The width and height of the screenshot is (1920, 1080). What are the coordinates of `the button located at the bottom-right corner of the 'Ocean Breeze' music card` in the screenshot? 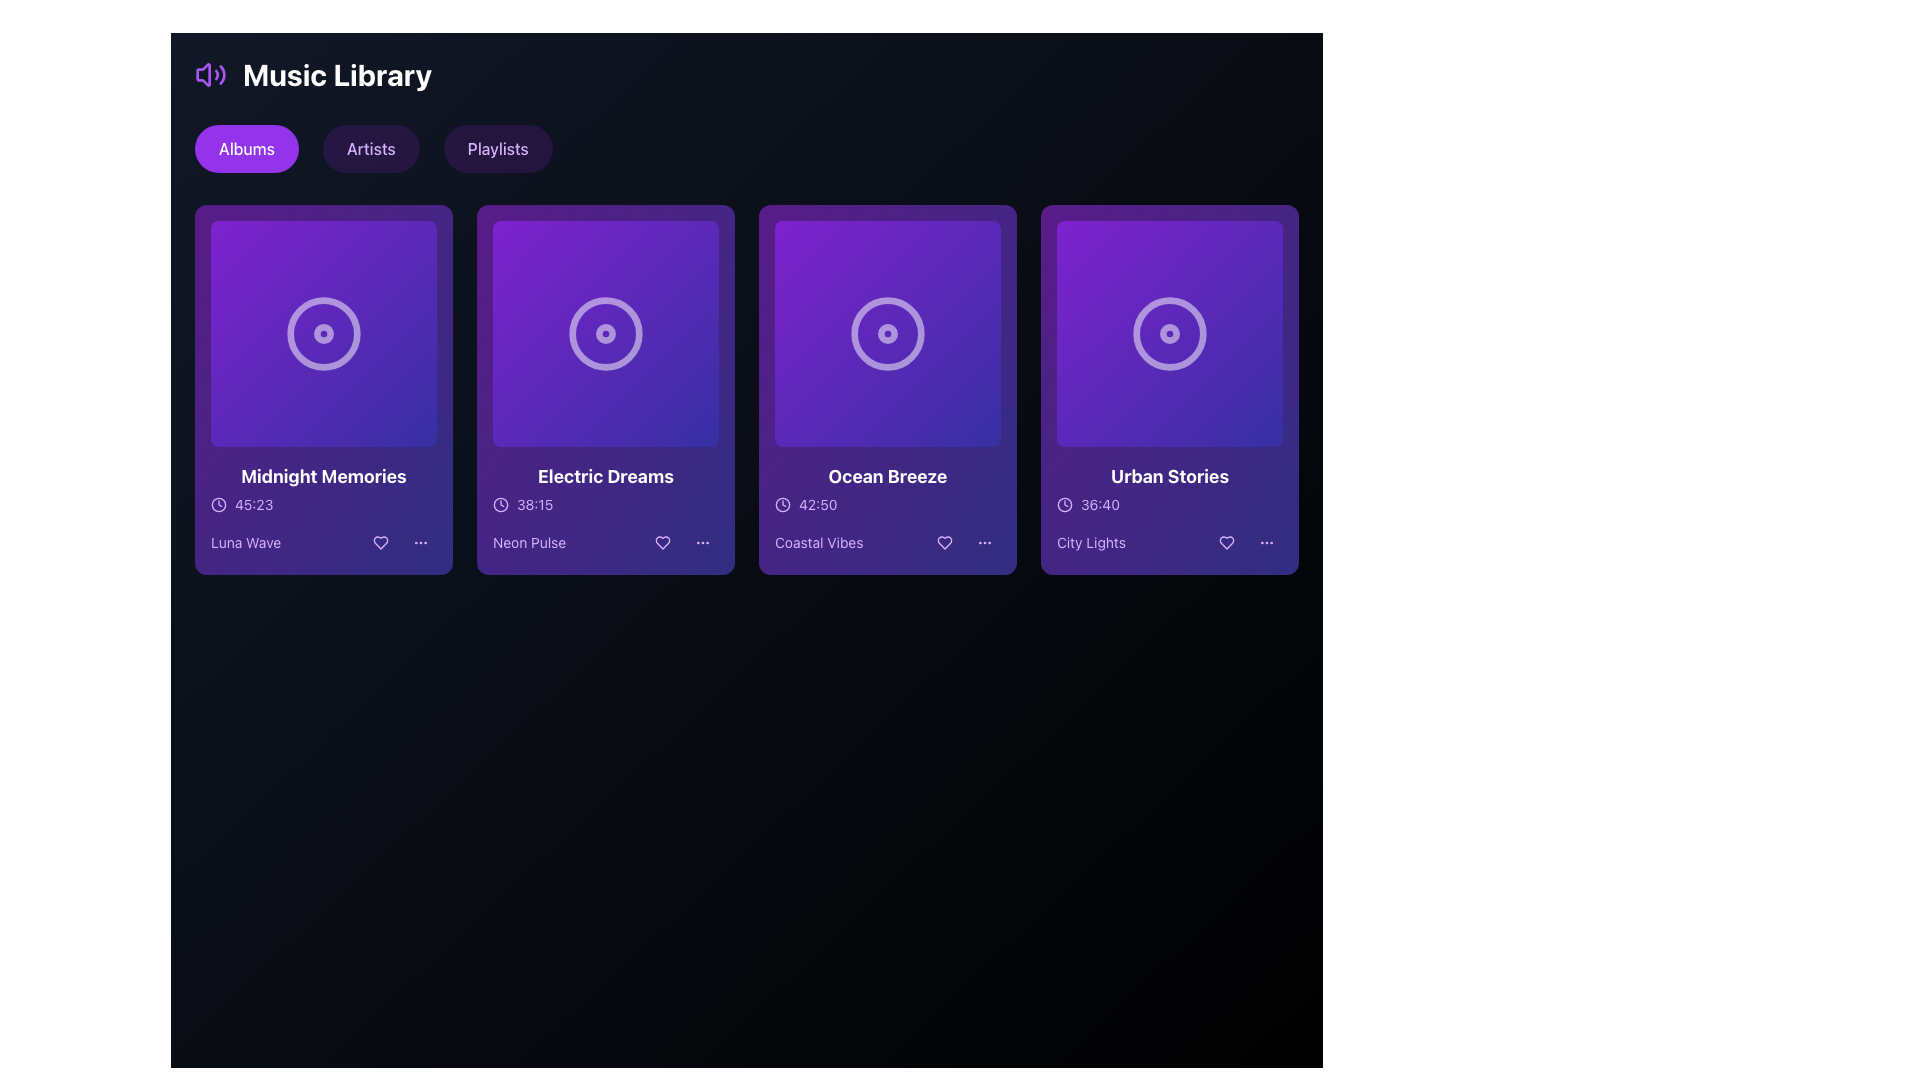 It's located at (984, 543).